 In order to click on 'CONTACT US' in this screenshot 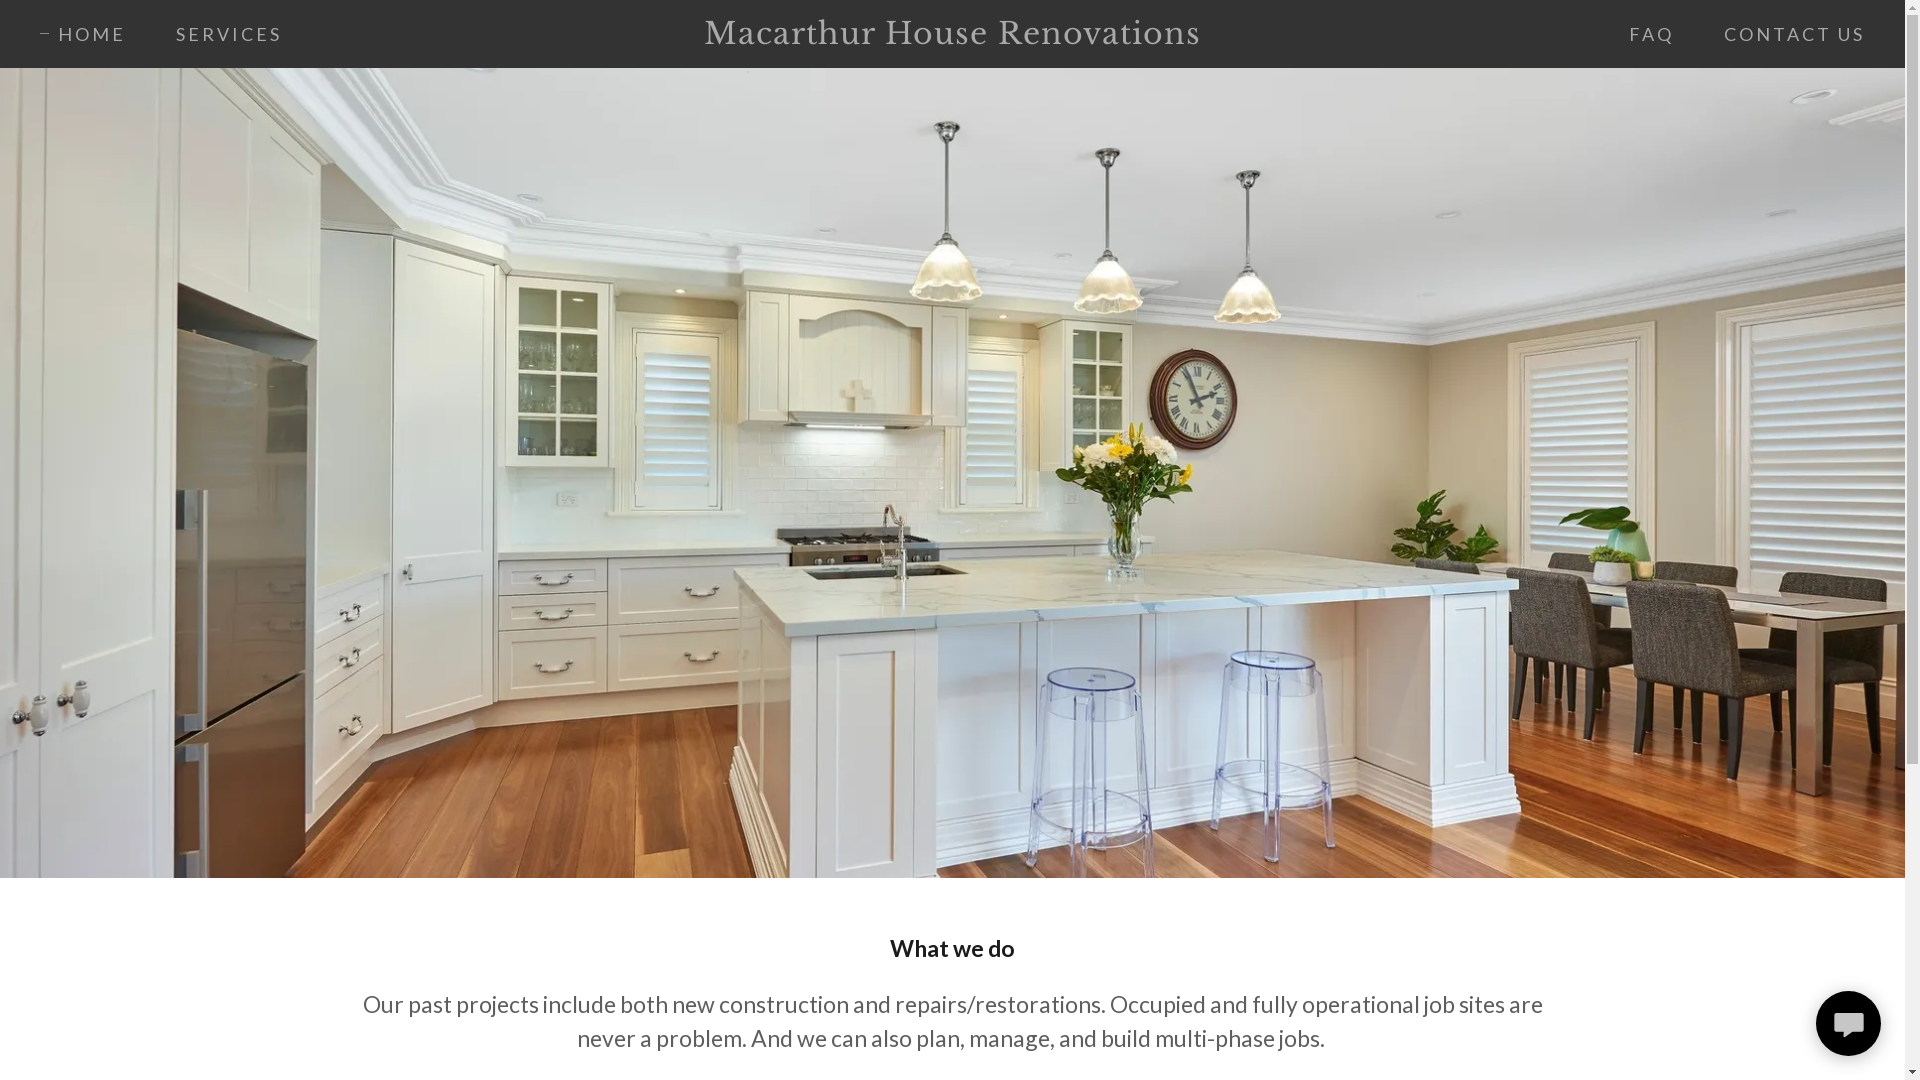, I will do `click(1698, 34)`.